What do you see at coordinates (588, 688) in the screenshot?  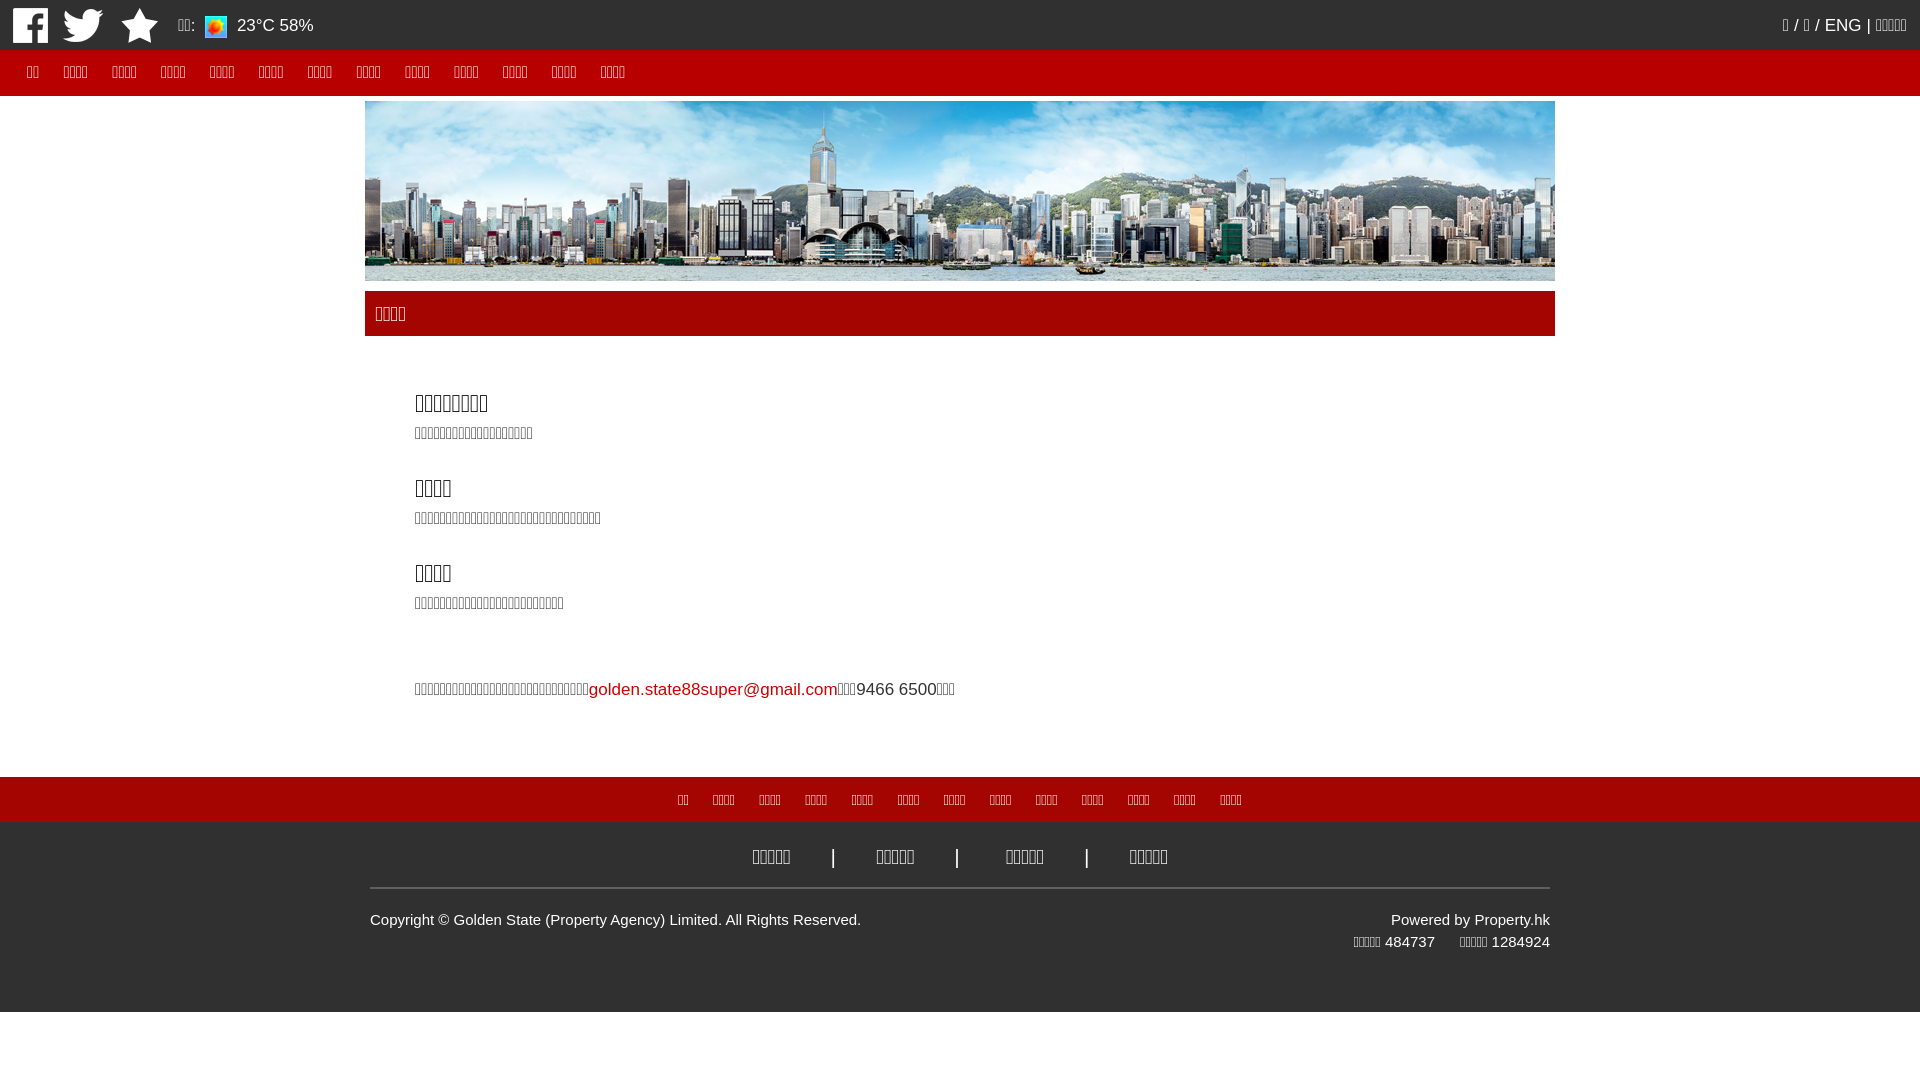 I see `'golden.state88super@gmail.com'` at bounding box center [588, 688].